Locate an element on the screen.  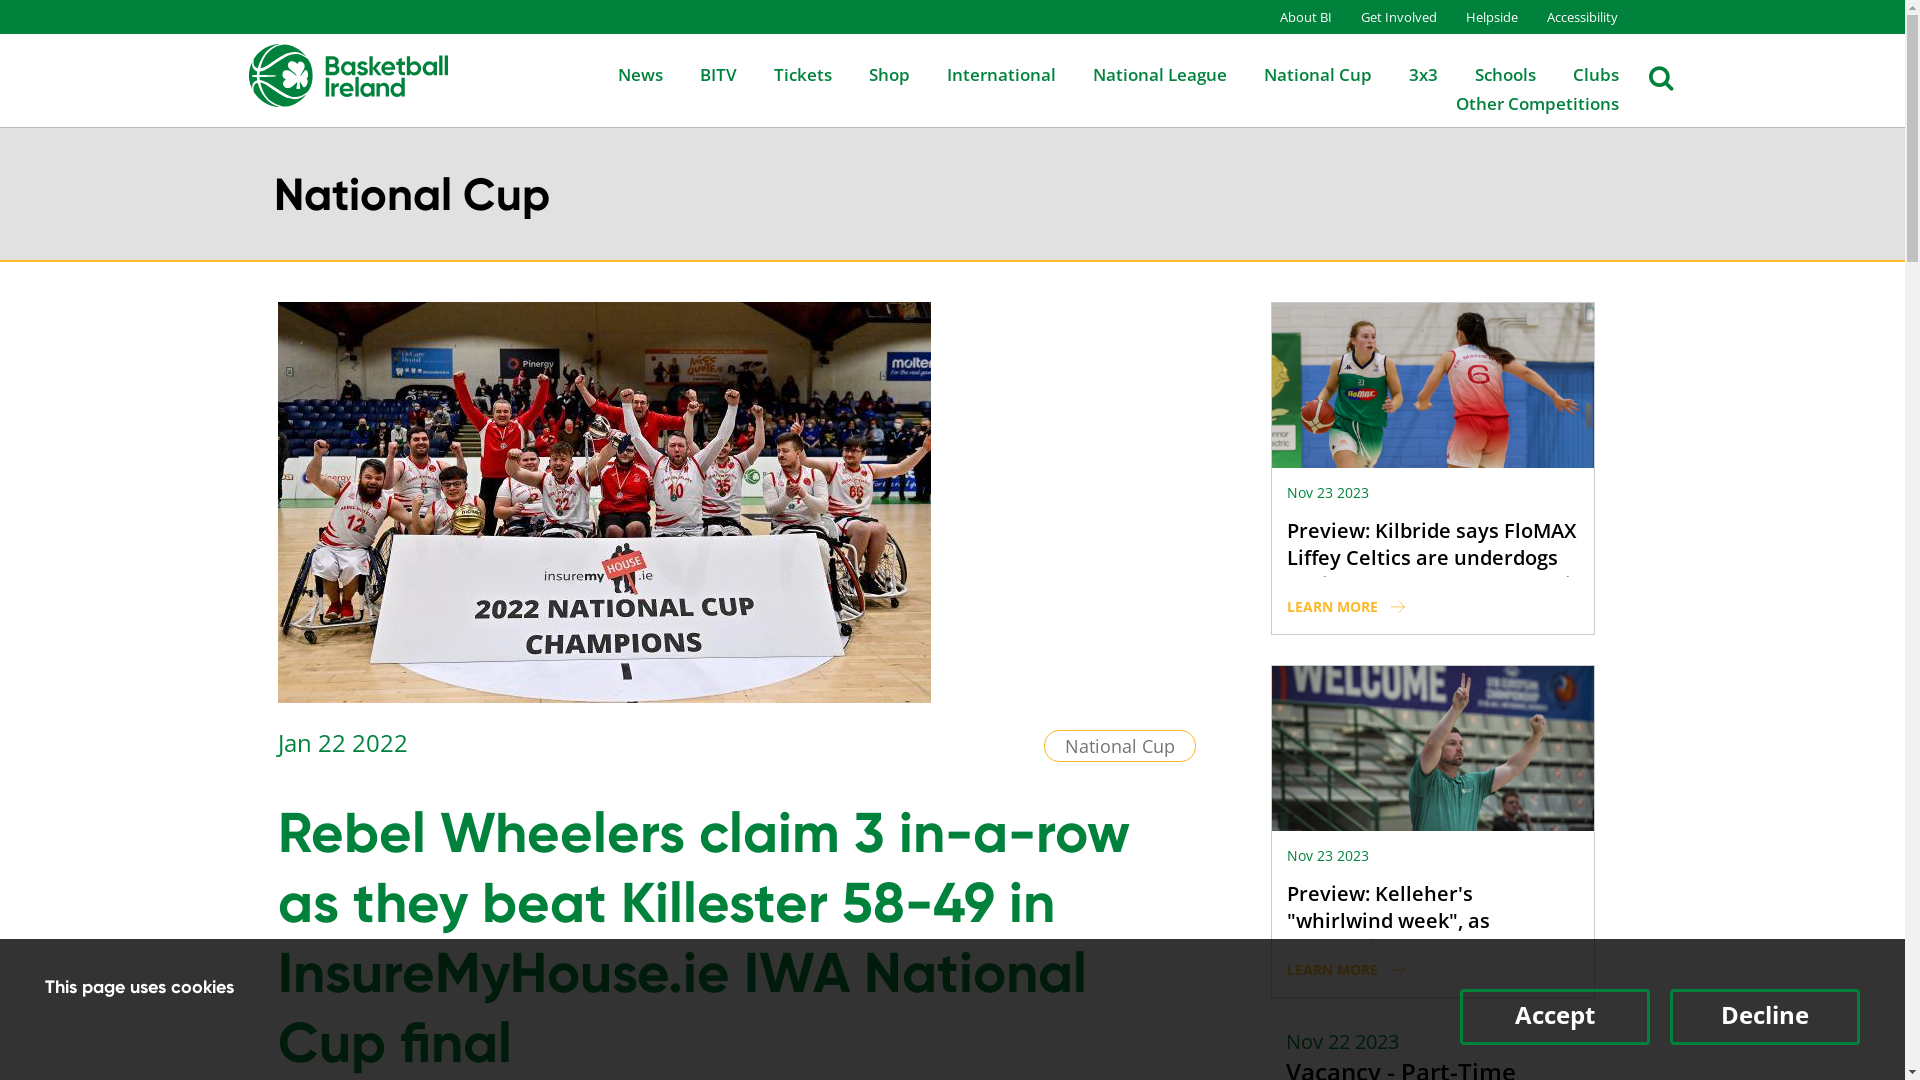
'Other Competitions' is located at coordinates (1520, 103).